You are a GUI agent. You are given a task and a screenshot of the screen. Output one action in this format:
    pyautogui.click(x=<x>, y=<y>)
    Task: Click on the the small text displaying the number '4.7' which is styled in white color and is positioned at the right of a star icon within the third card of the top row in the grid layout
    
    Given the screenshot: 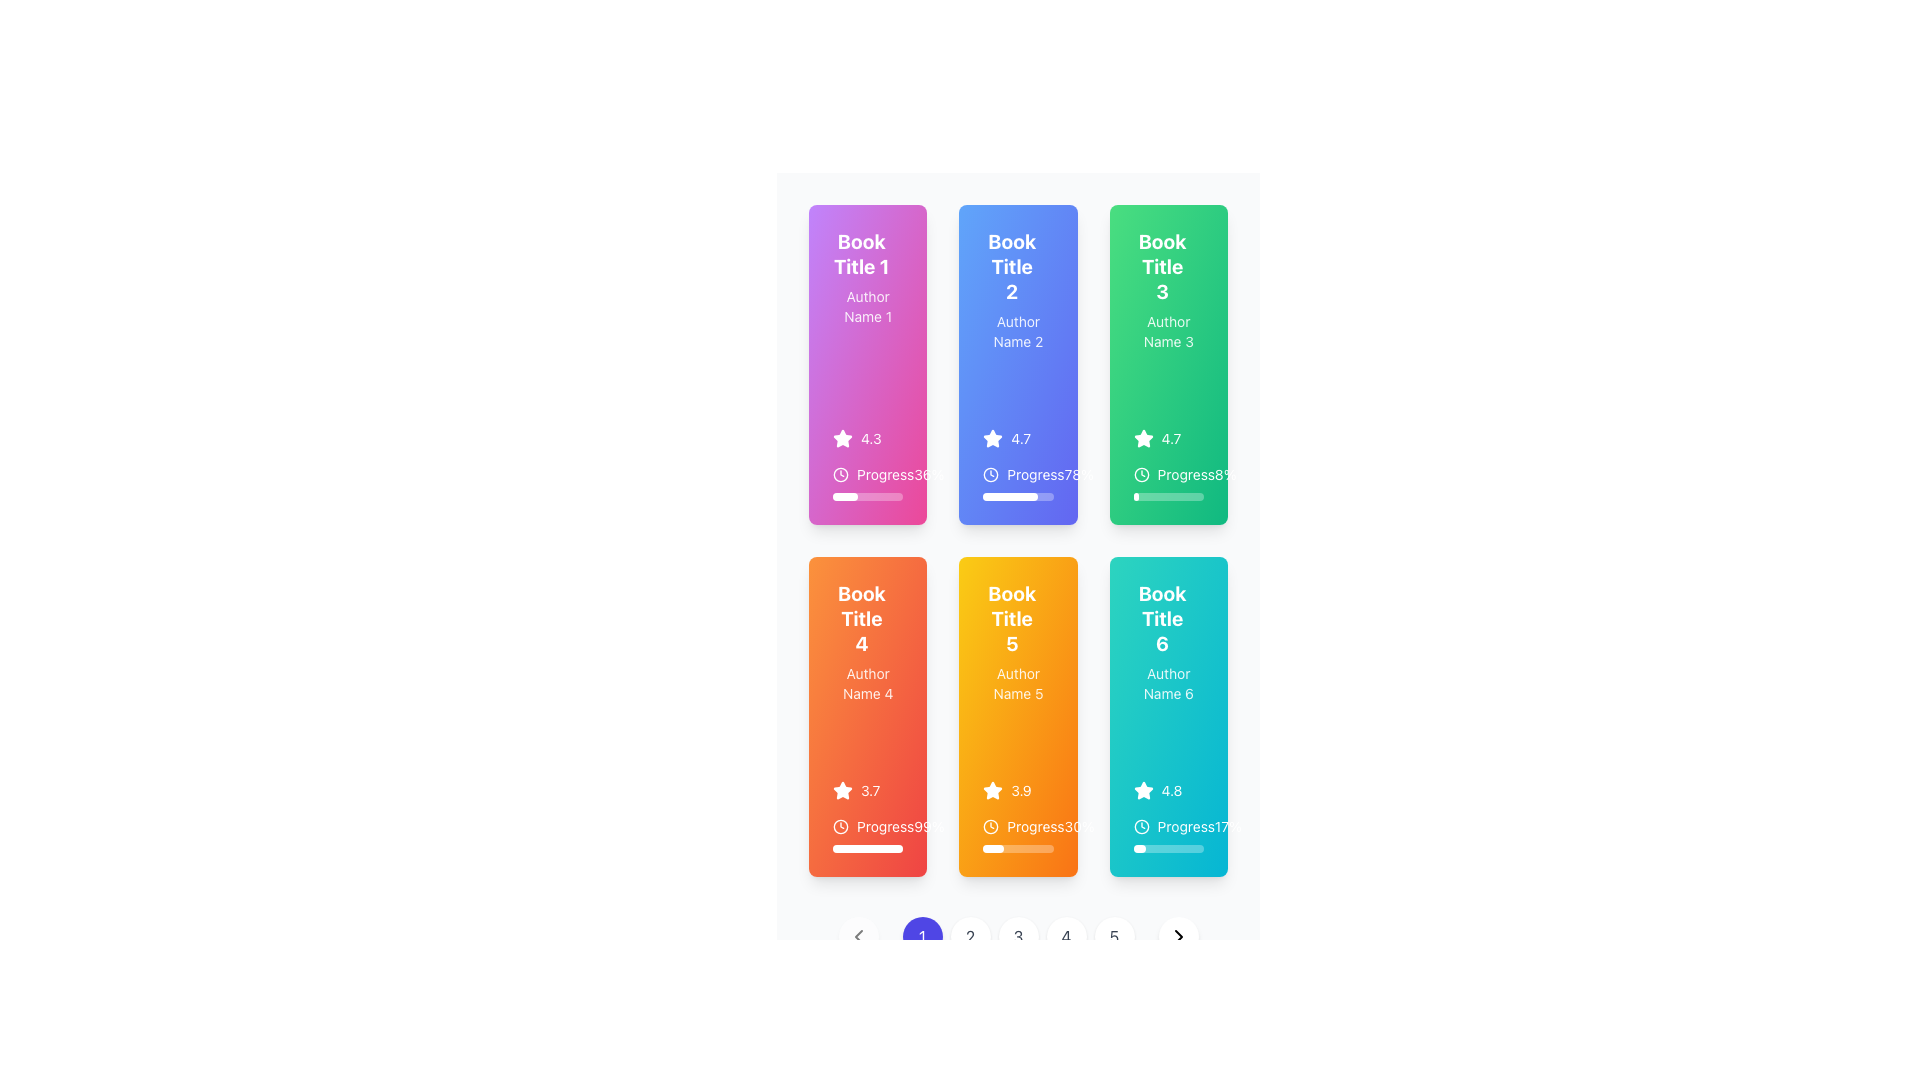 What is the action you would take?
    pyautogui.click(x=1021, y=438)
    